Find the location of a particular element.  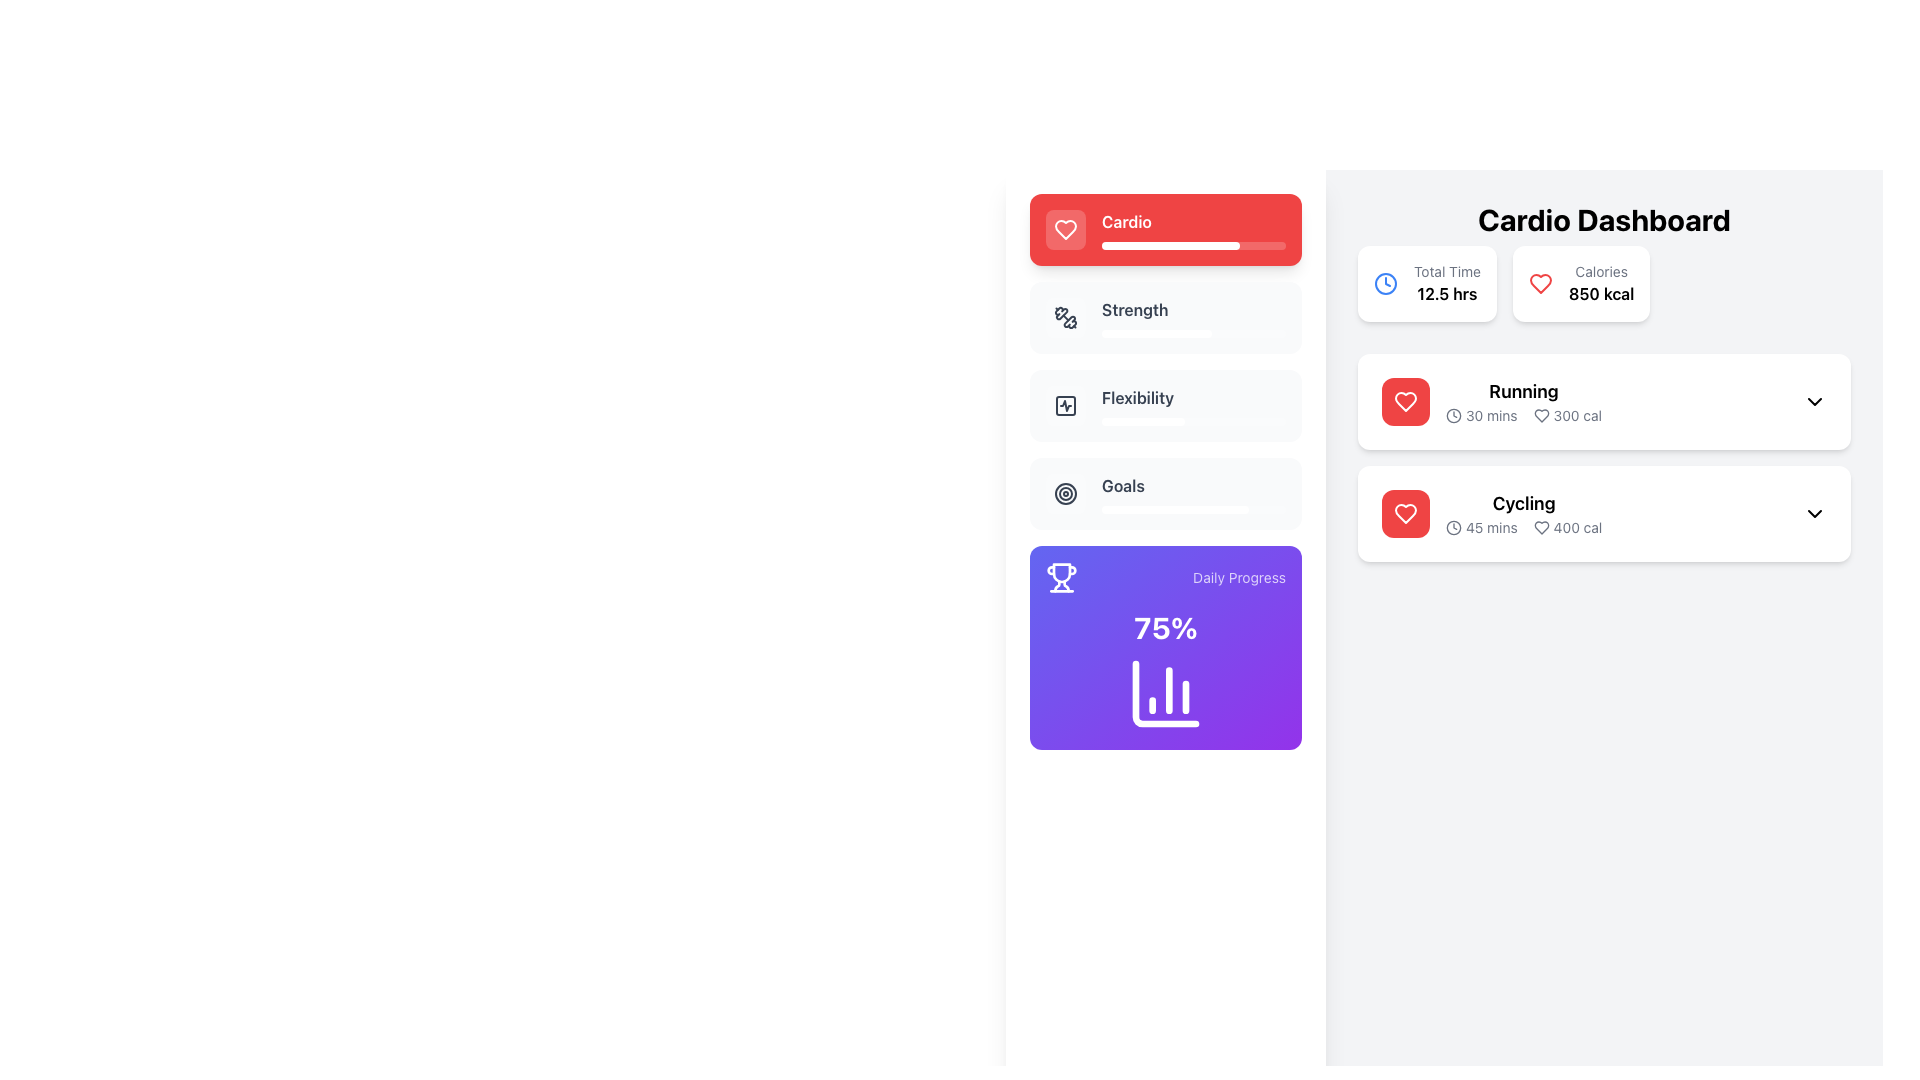

the heart icon located in the lower part of the 'Cycling' section of the 'Cardio Dashboard' is located at coordinates (1540, 527).